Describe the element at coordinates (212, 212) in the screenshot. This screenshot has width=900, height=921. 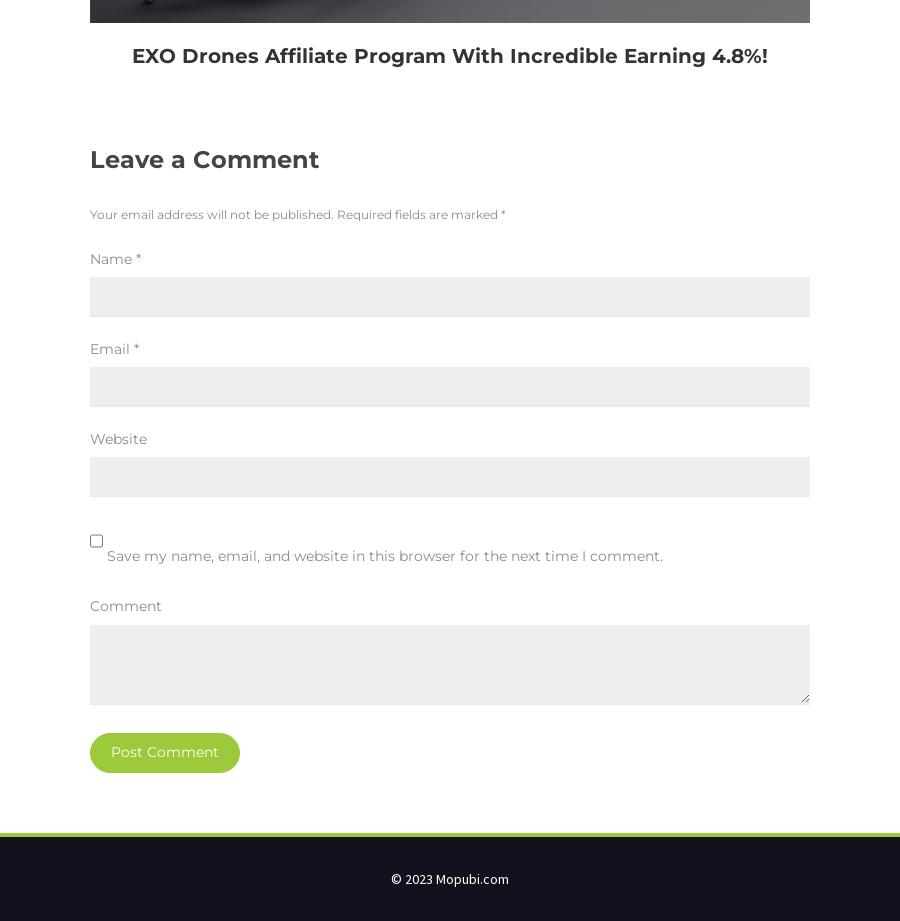
I see `'Your email address will not be published.'` at that location.